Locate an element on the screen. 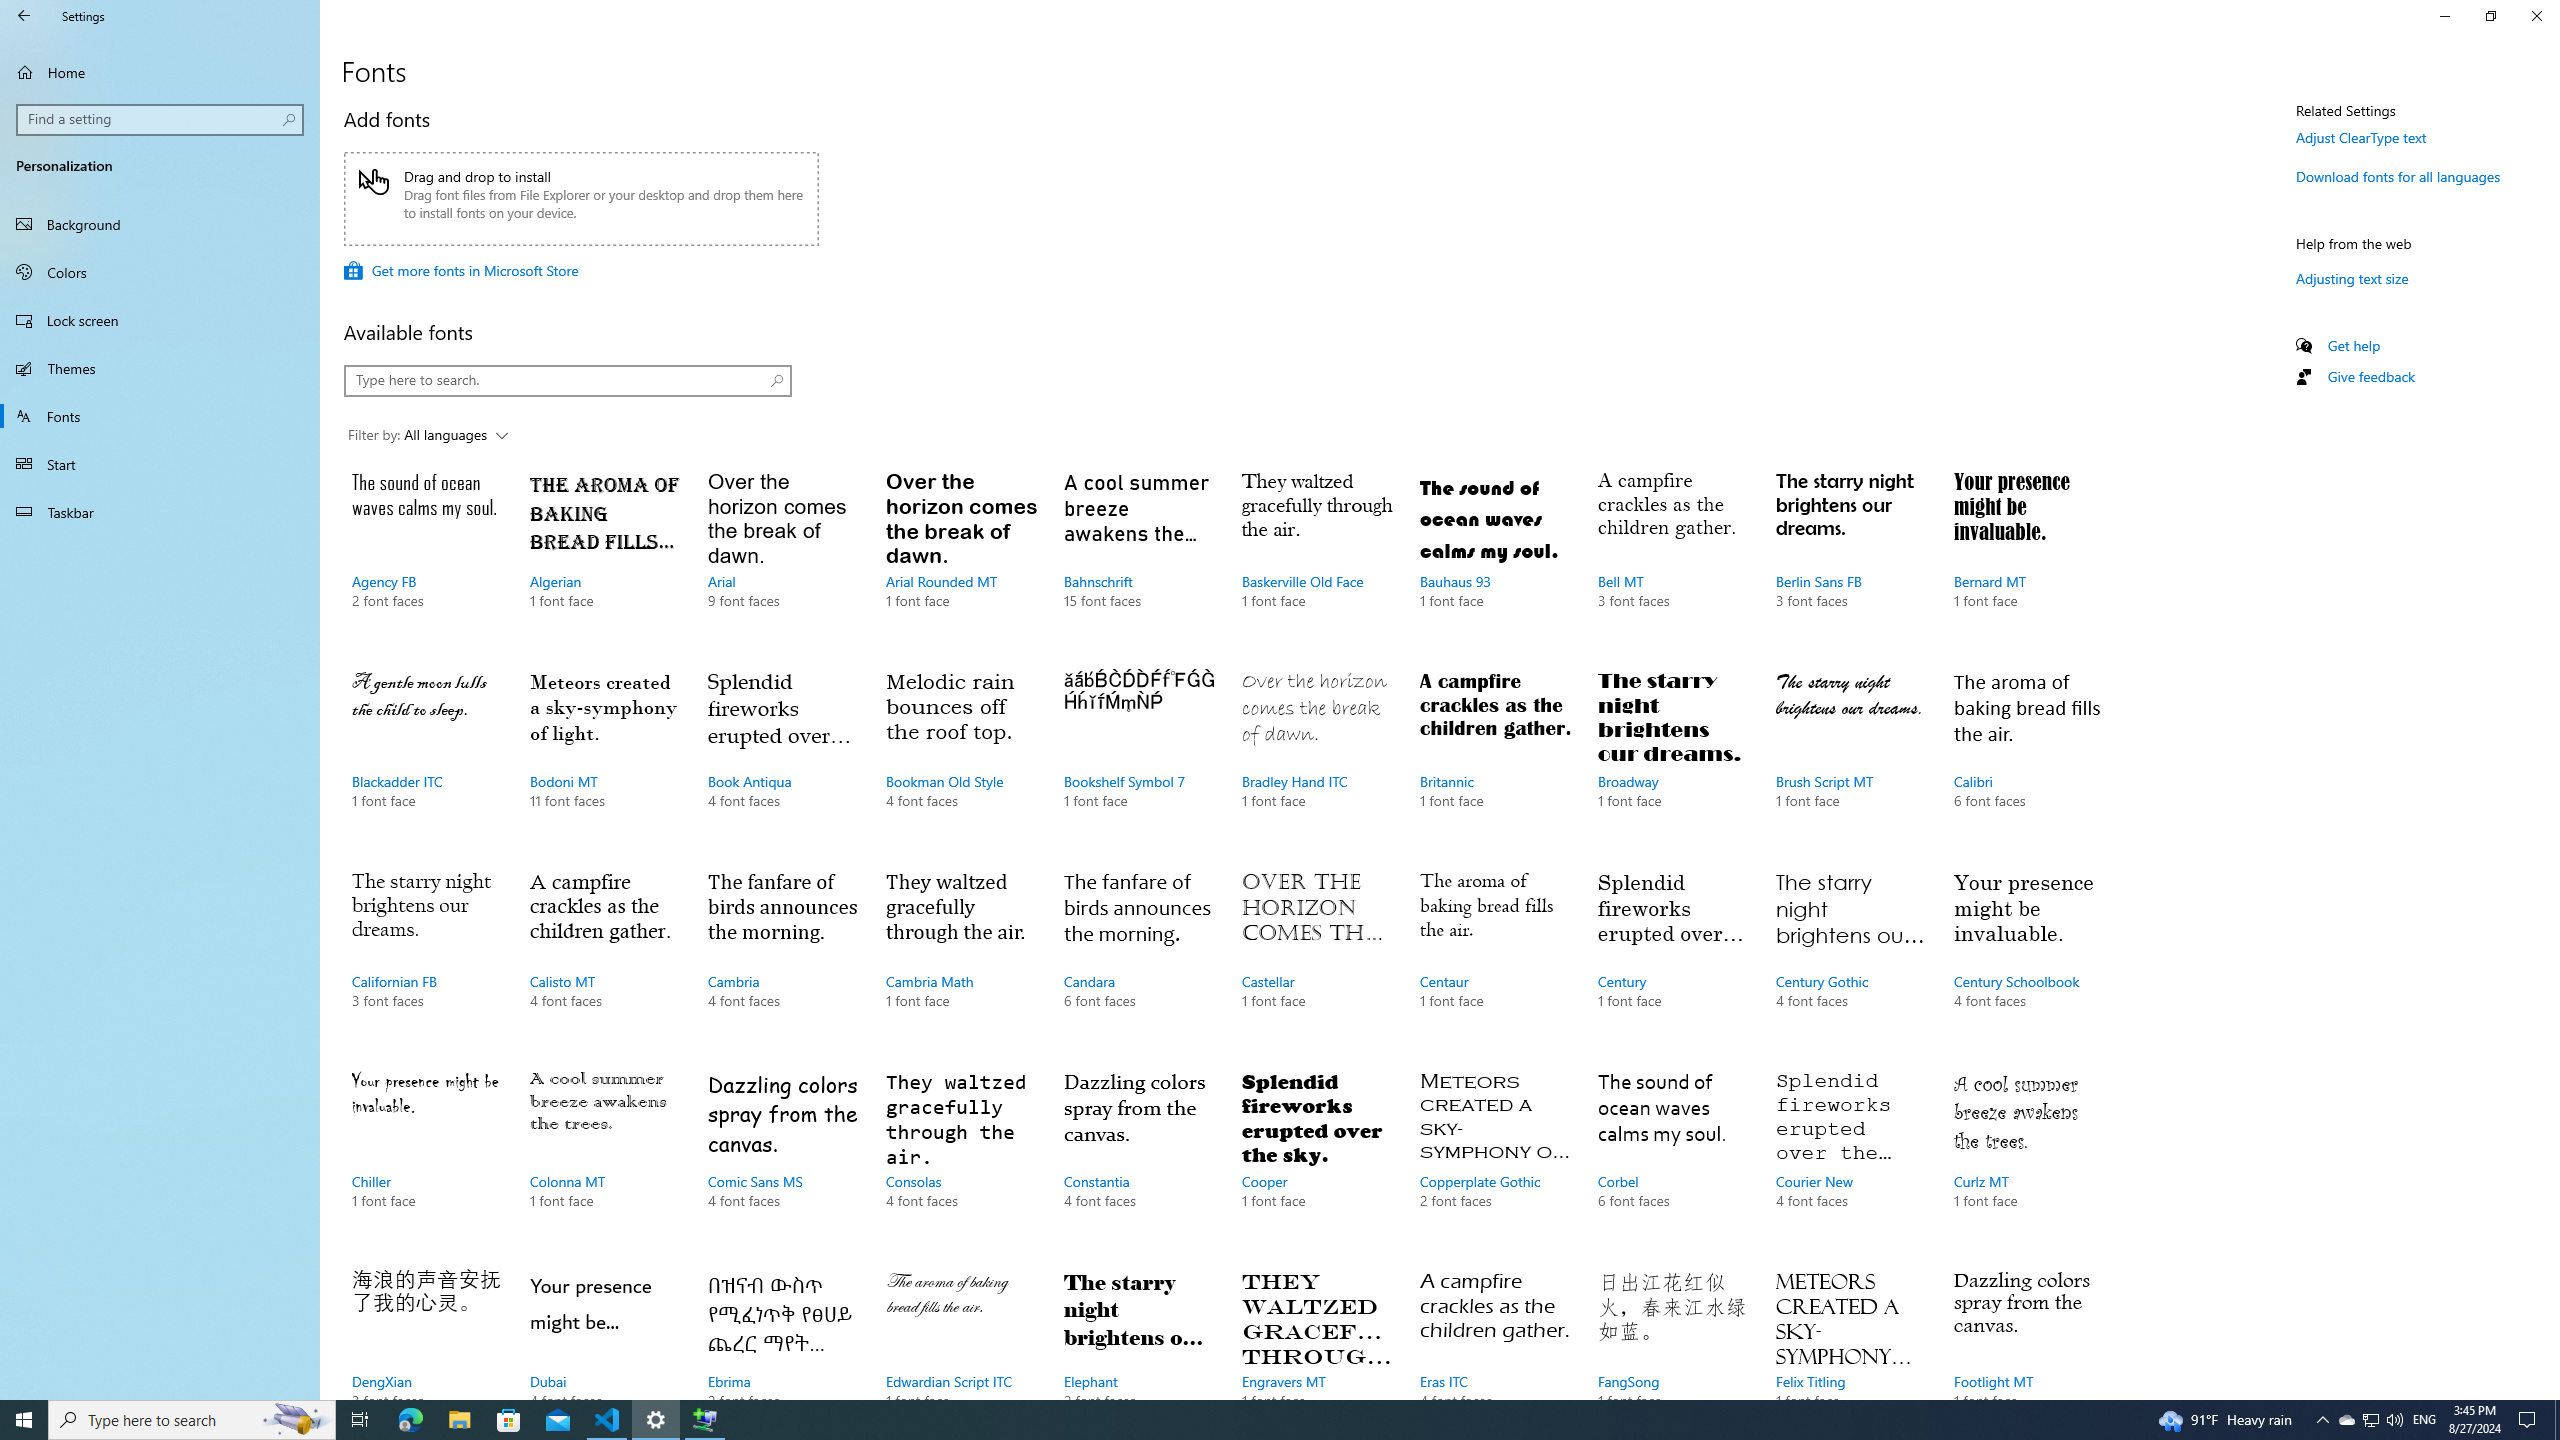 Image resolution: width=2560 pixels, height=1440 pixels. 'Dubai, 4 font faces' is located at coordinates (603, 1328).